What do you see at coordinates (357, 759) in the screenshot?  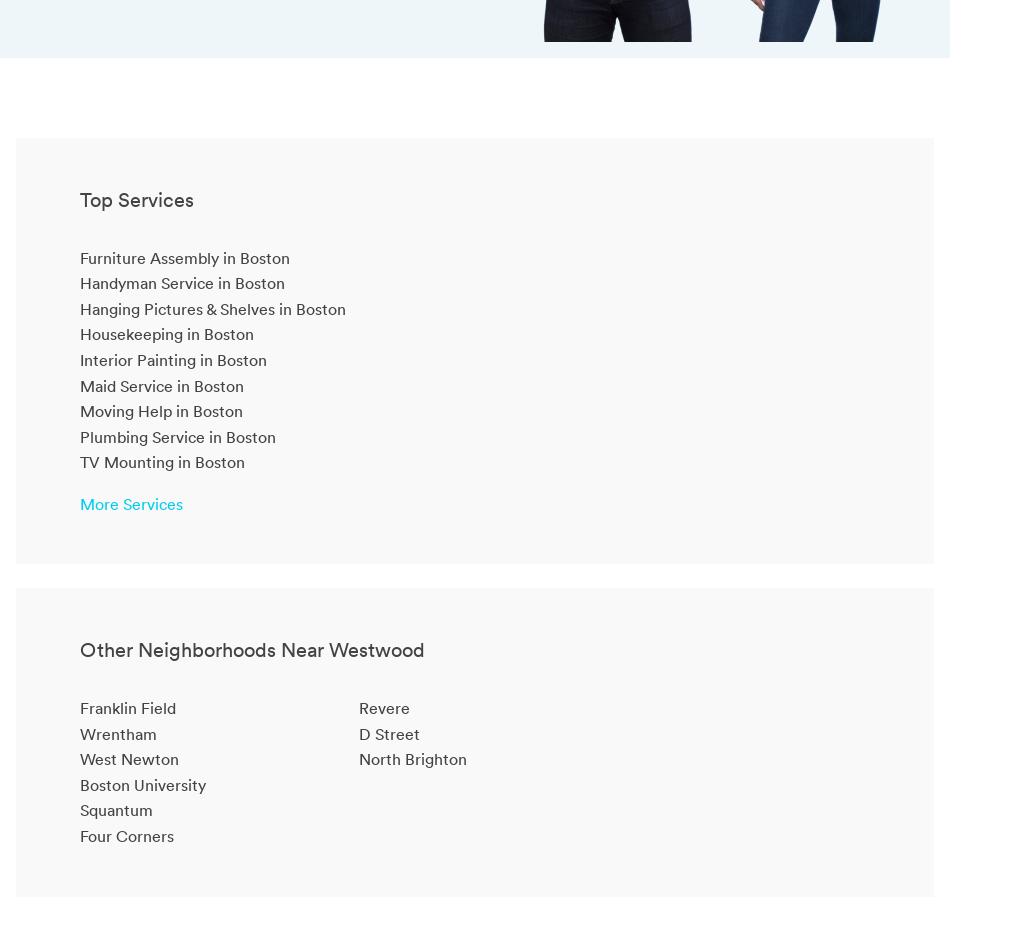 I see `'North Brighton'` at bounding box center [357, 759].